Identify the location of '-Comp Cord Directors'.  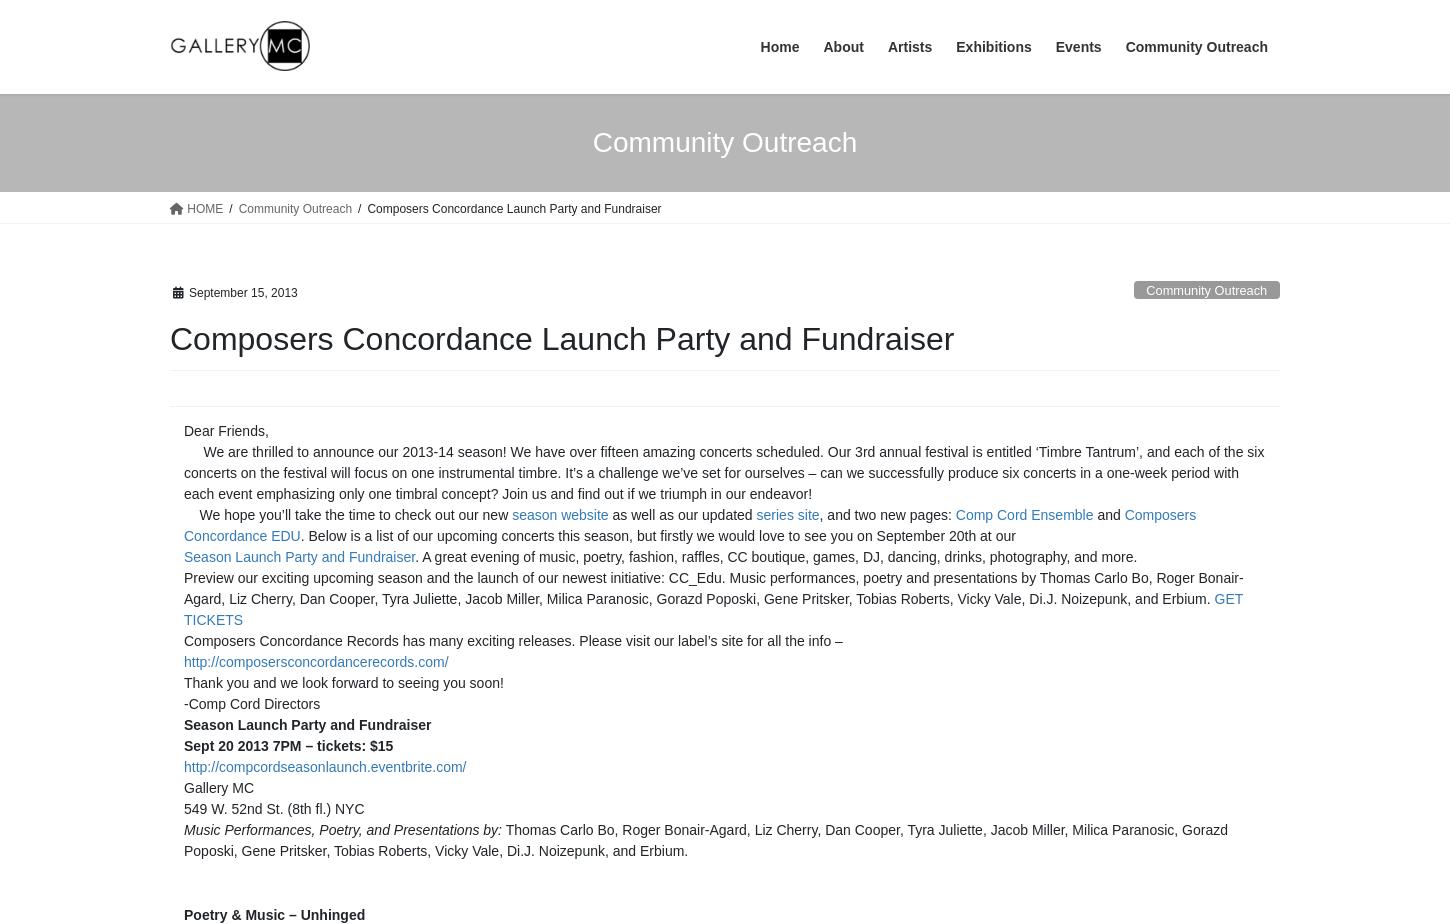
(252, 702).